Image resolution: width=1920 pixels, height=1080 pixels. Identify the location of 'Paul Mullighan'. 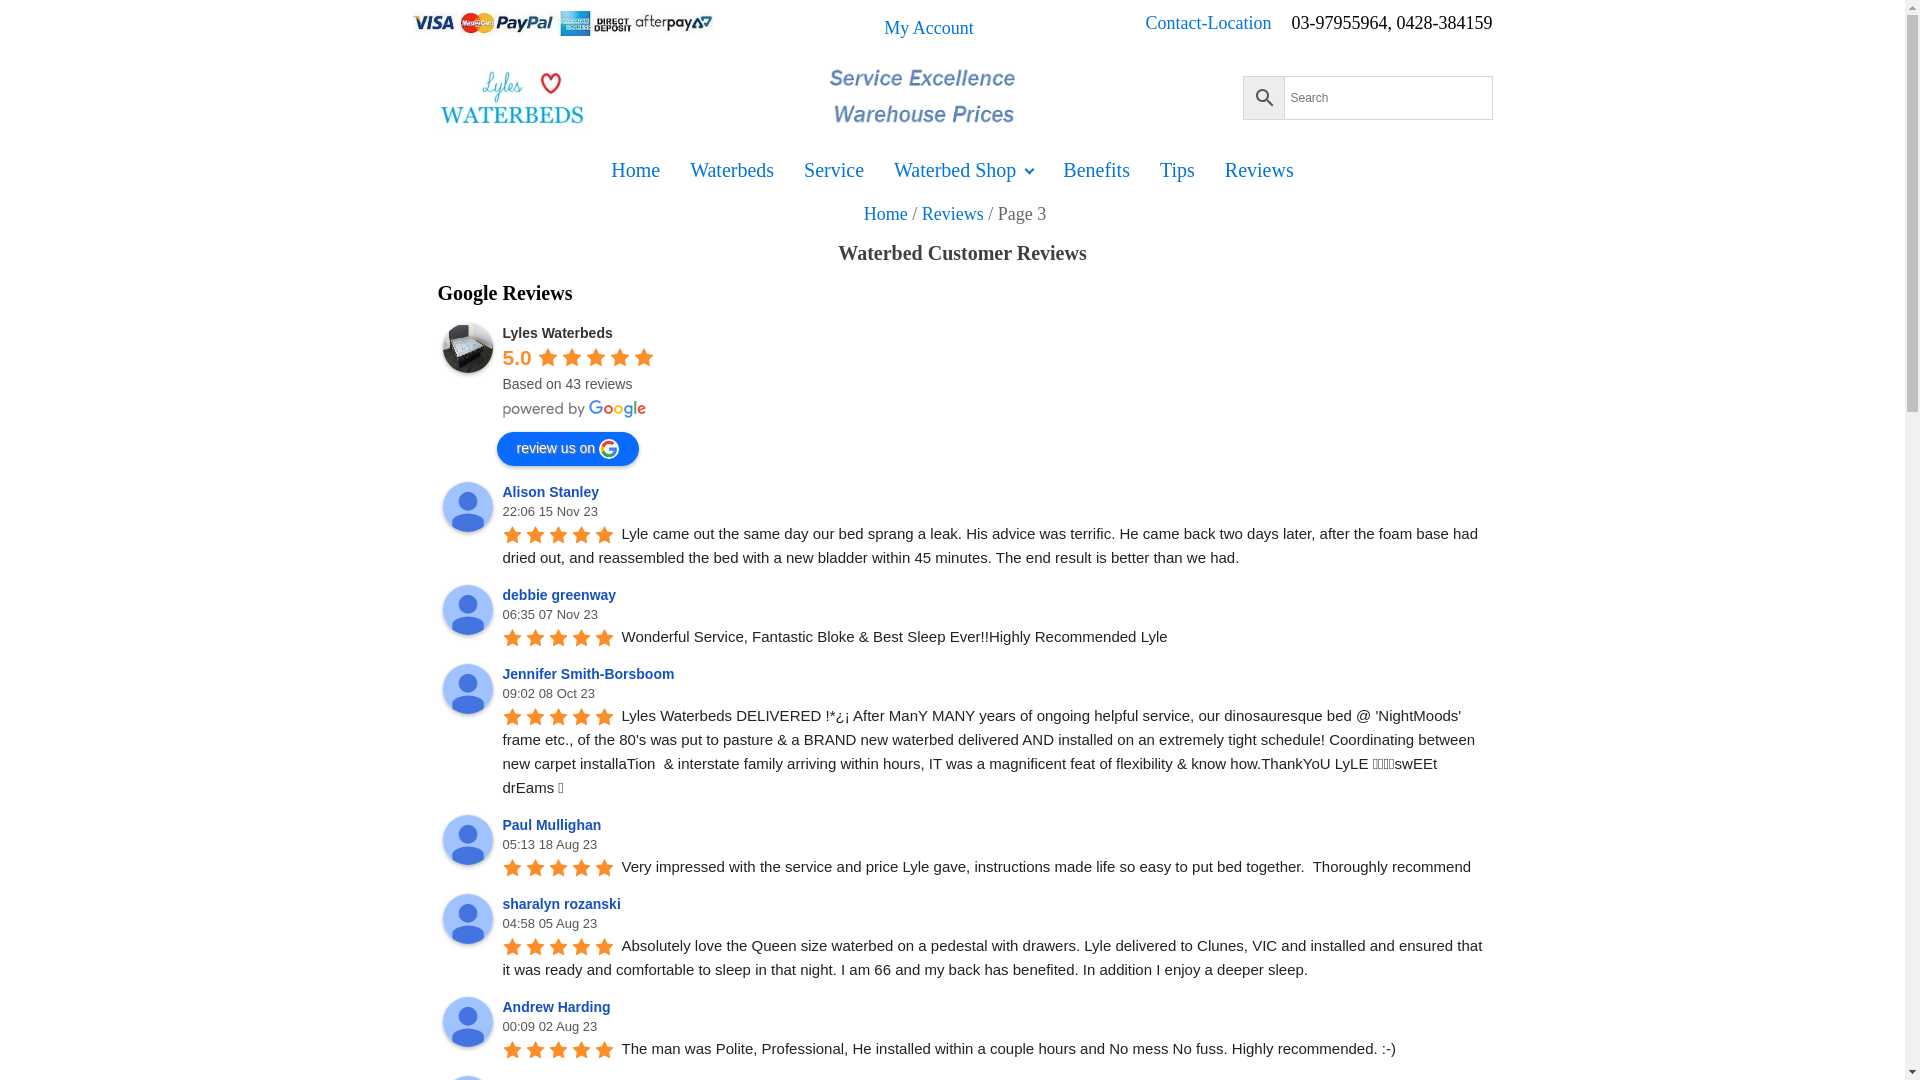
(465, 840).